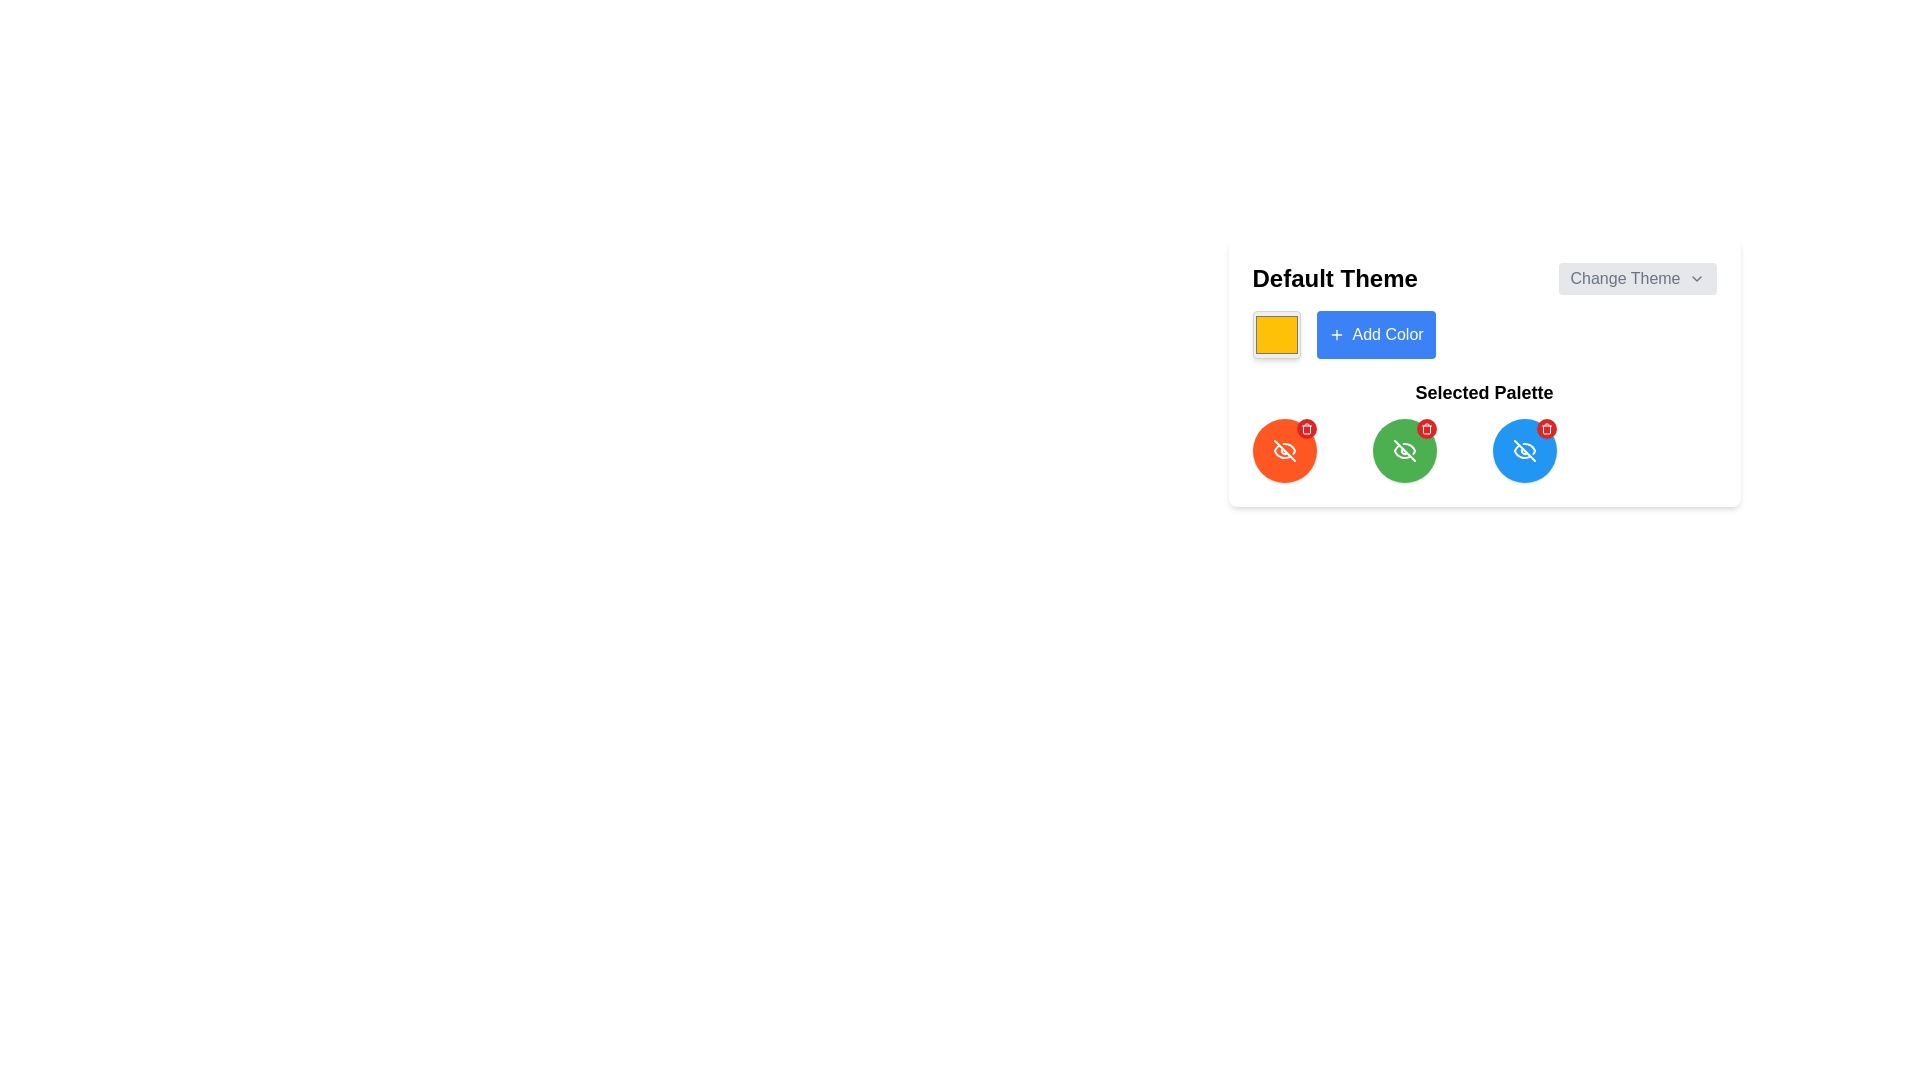  What do you see at coordinates (1484, 393) in the screenshot?
I see `the text label reading 'Selected Palette', which is styled in bold font and serves as a section title above the palette grid` at bounding box center [1484, 393].